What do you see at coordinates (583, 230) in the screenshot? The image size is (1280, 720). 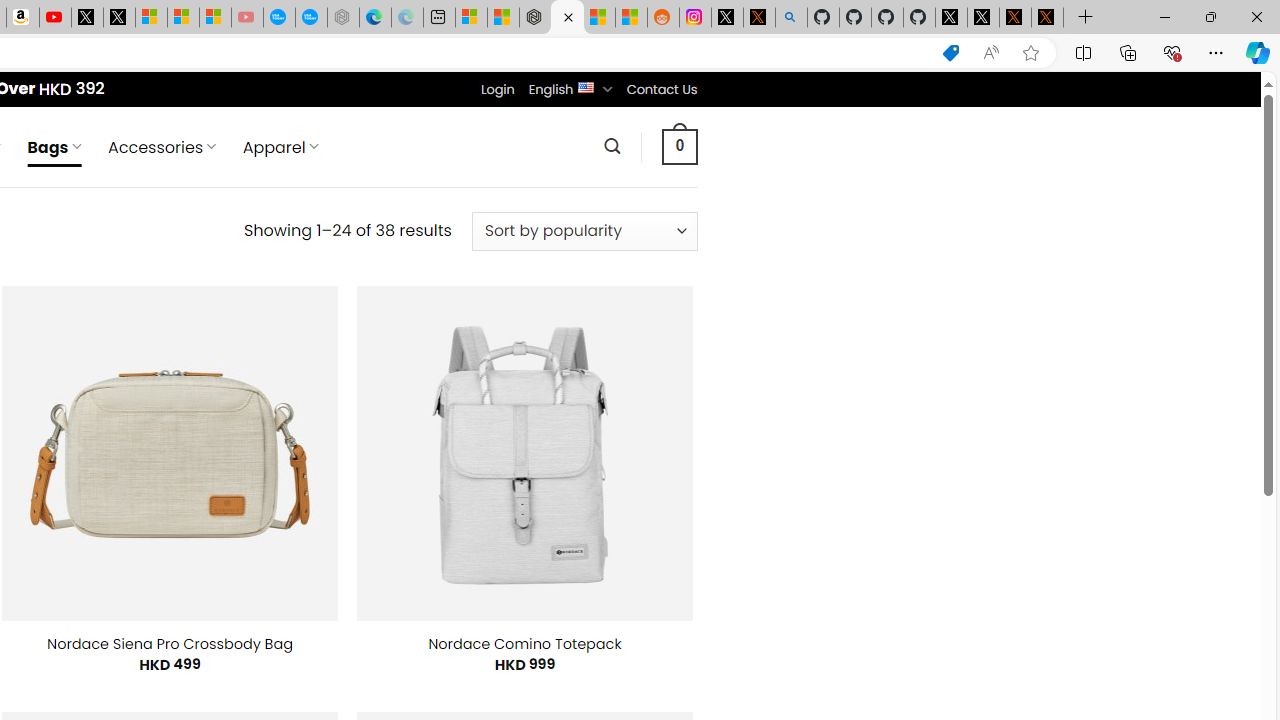 I see `'Shop order'` at bounding box center [583, 230].